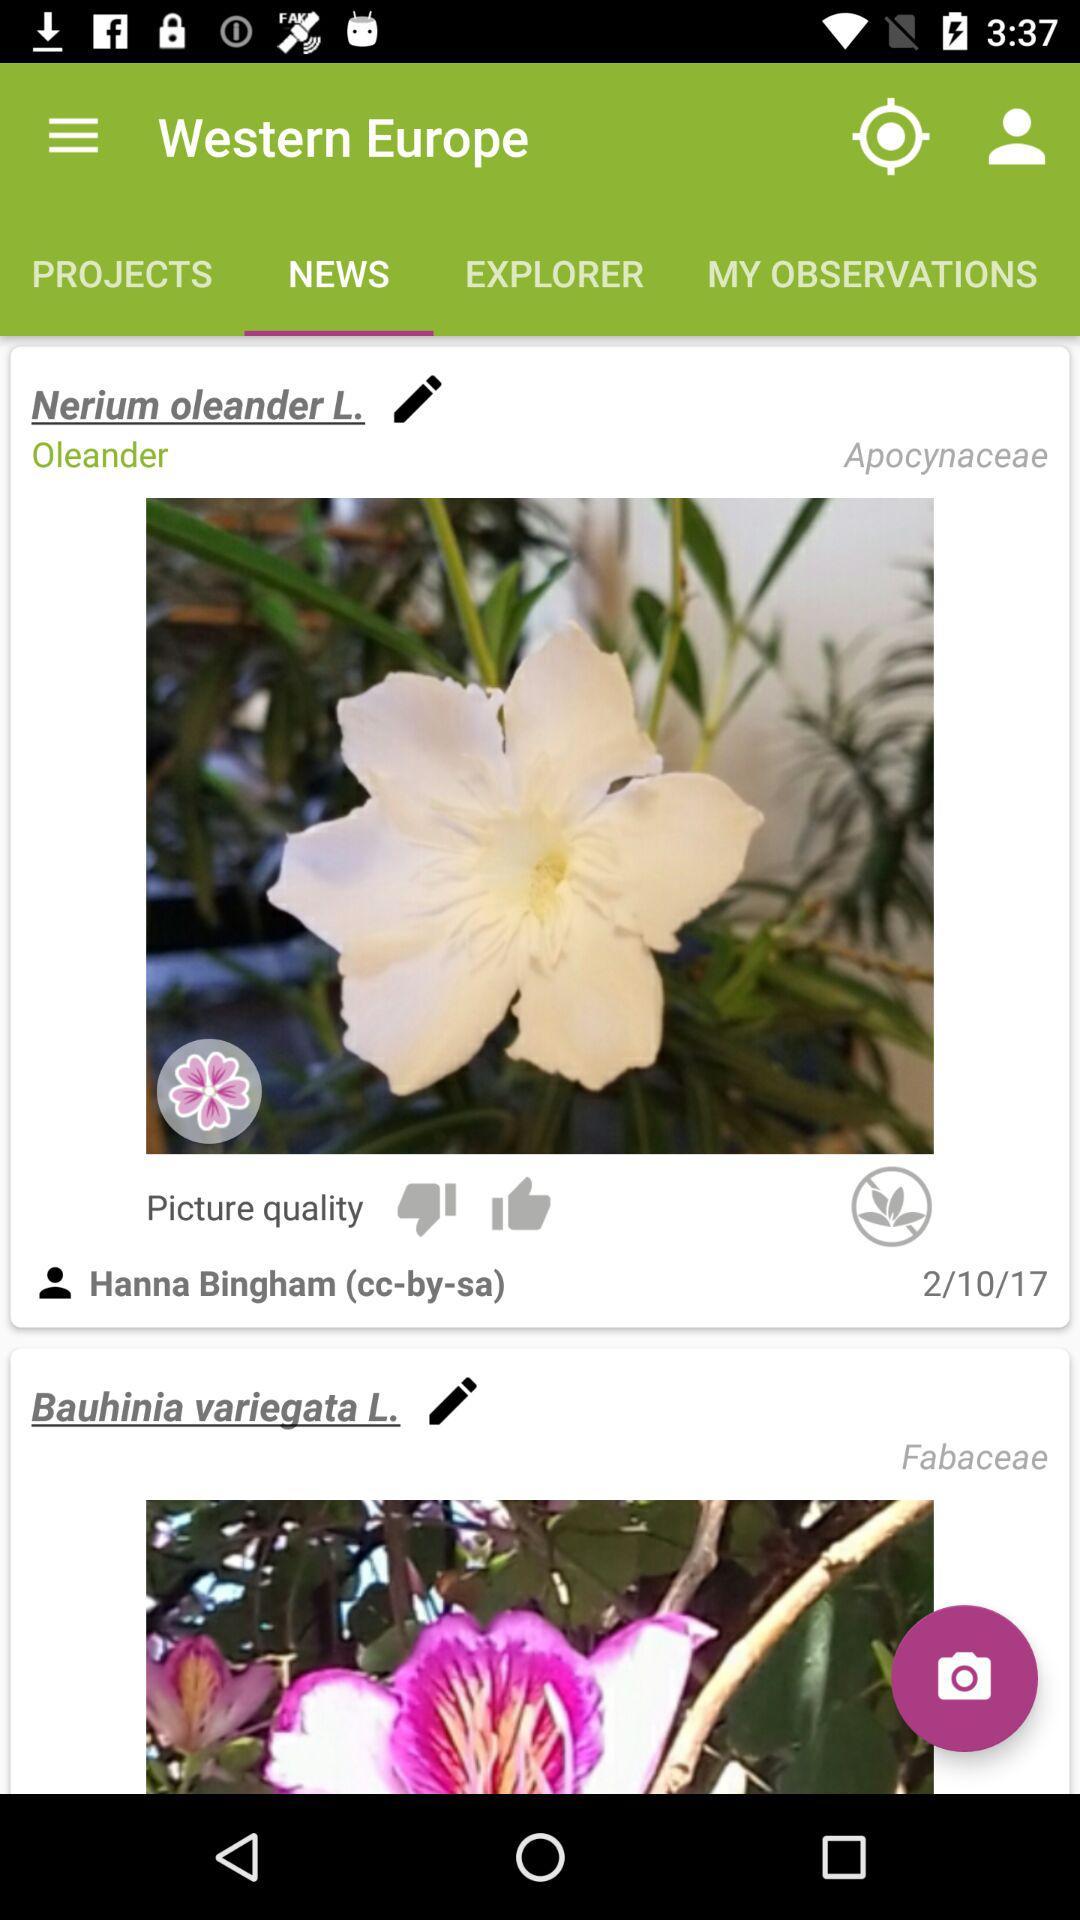 This screenshot has height=1920, width=1080. Describe the element at coordinates (890, 1205) in the screenshot. I see `item on the right` at that location.